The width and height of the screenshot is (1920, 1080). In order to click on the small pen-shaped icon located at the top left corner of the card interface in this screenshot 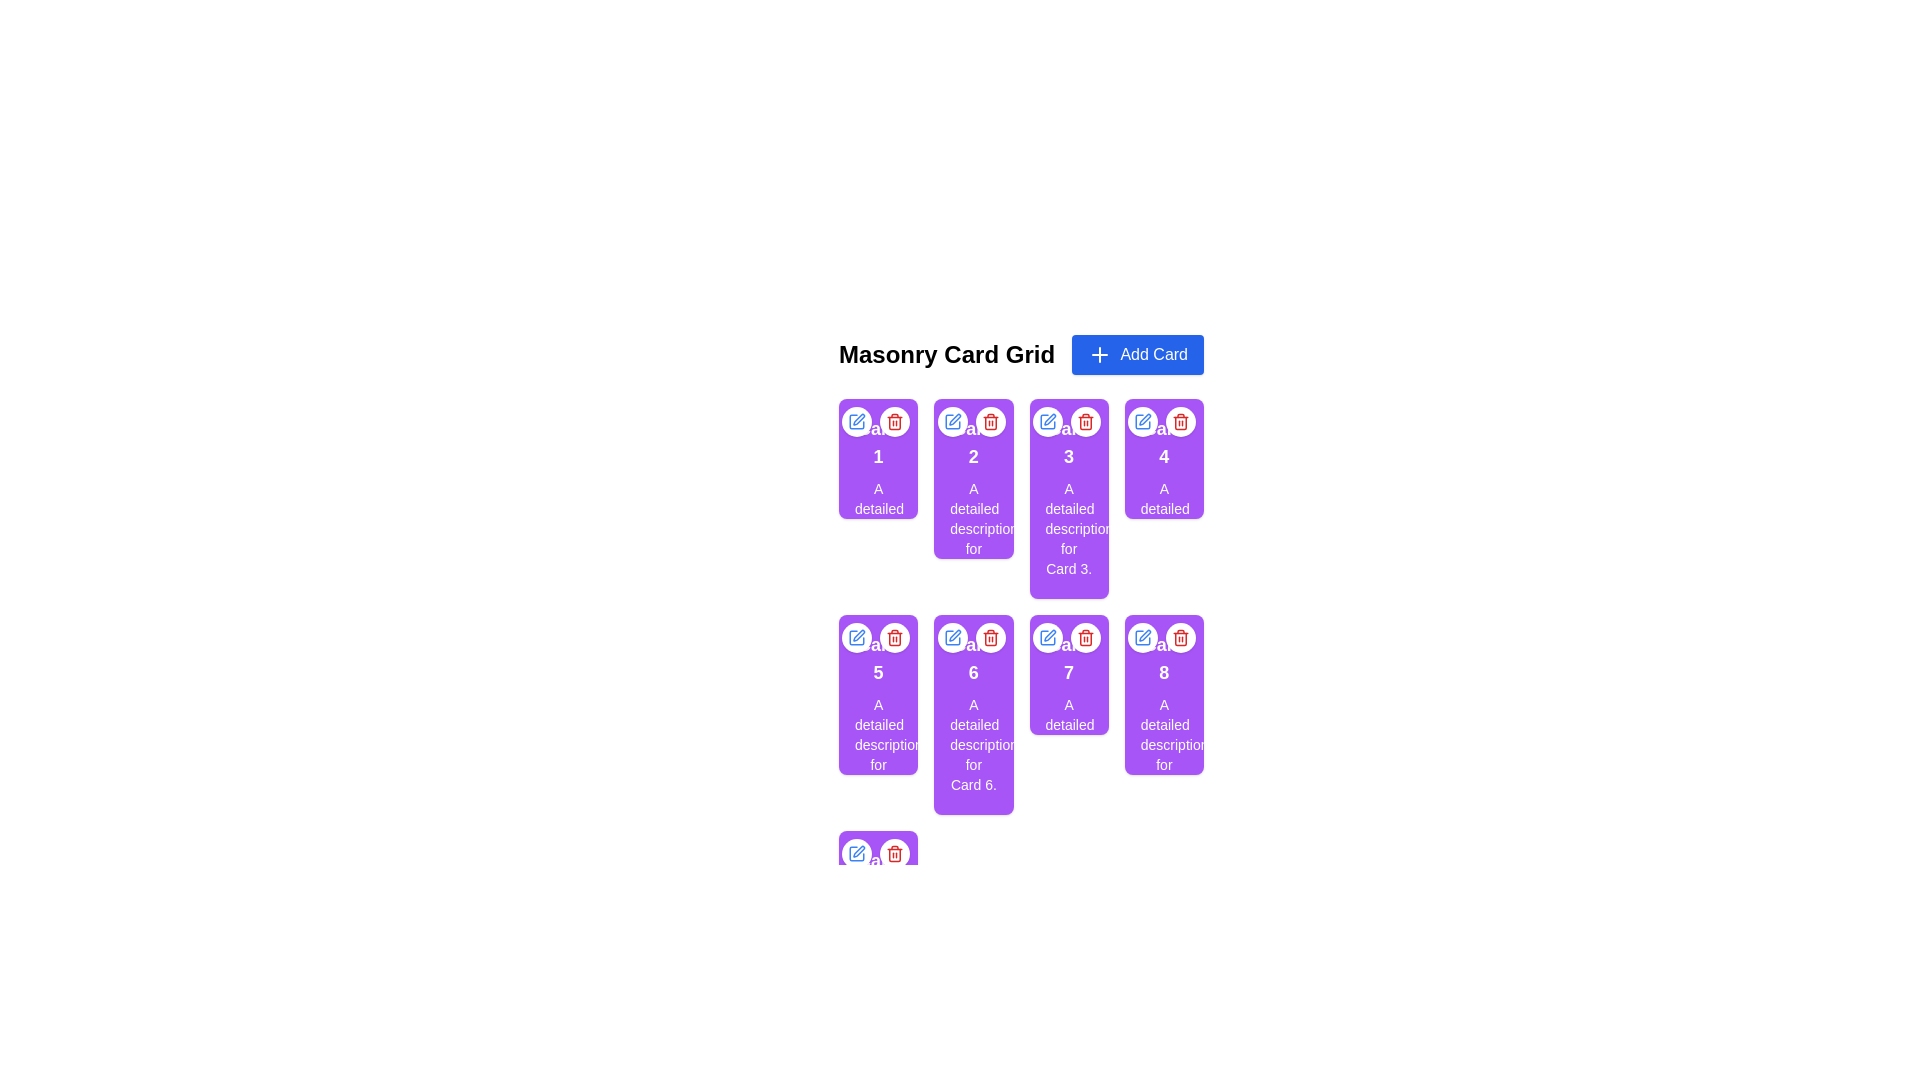, I will do `click(859, 851)`.